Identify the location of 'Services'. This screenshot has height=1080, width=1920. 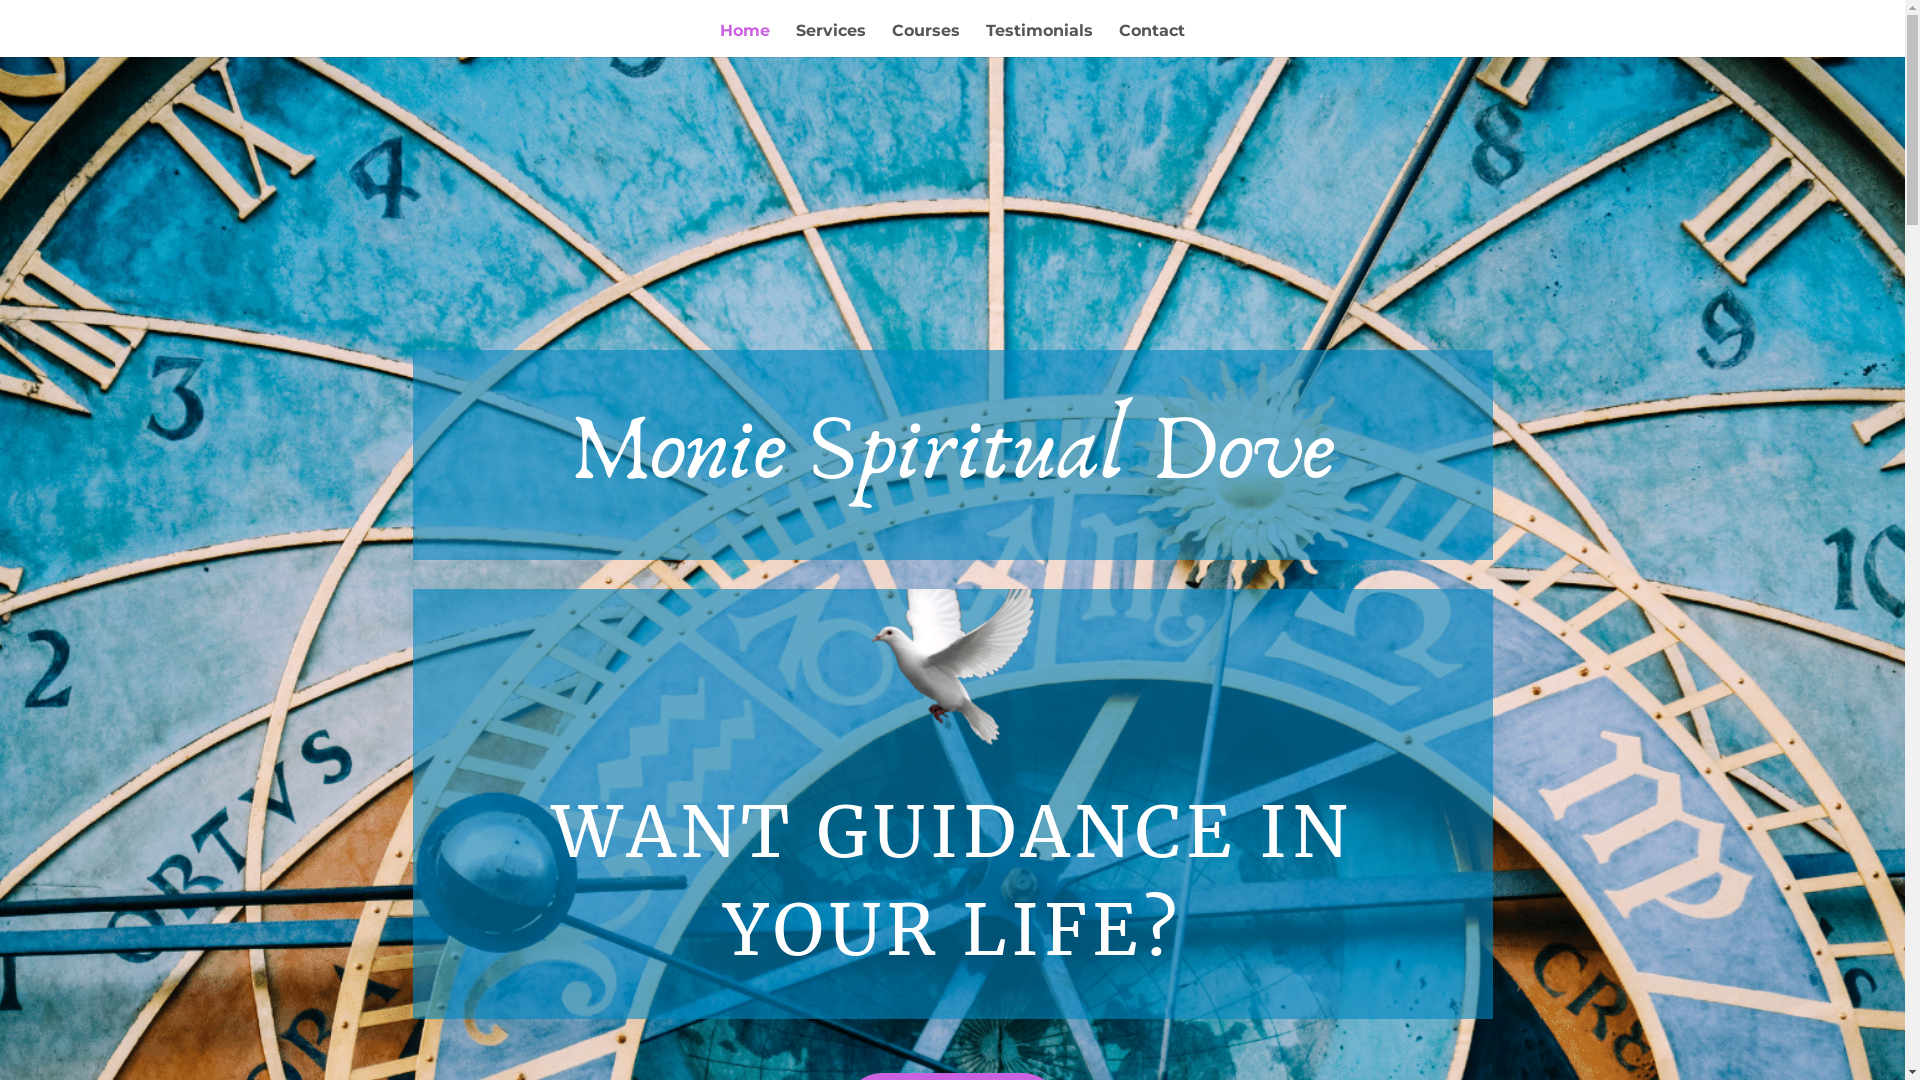
(830, 40).